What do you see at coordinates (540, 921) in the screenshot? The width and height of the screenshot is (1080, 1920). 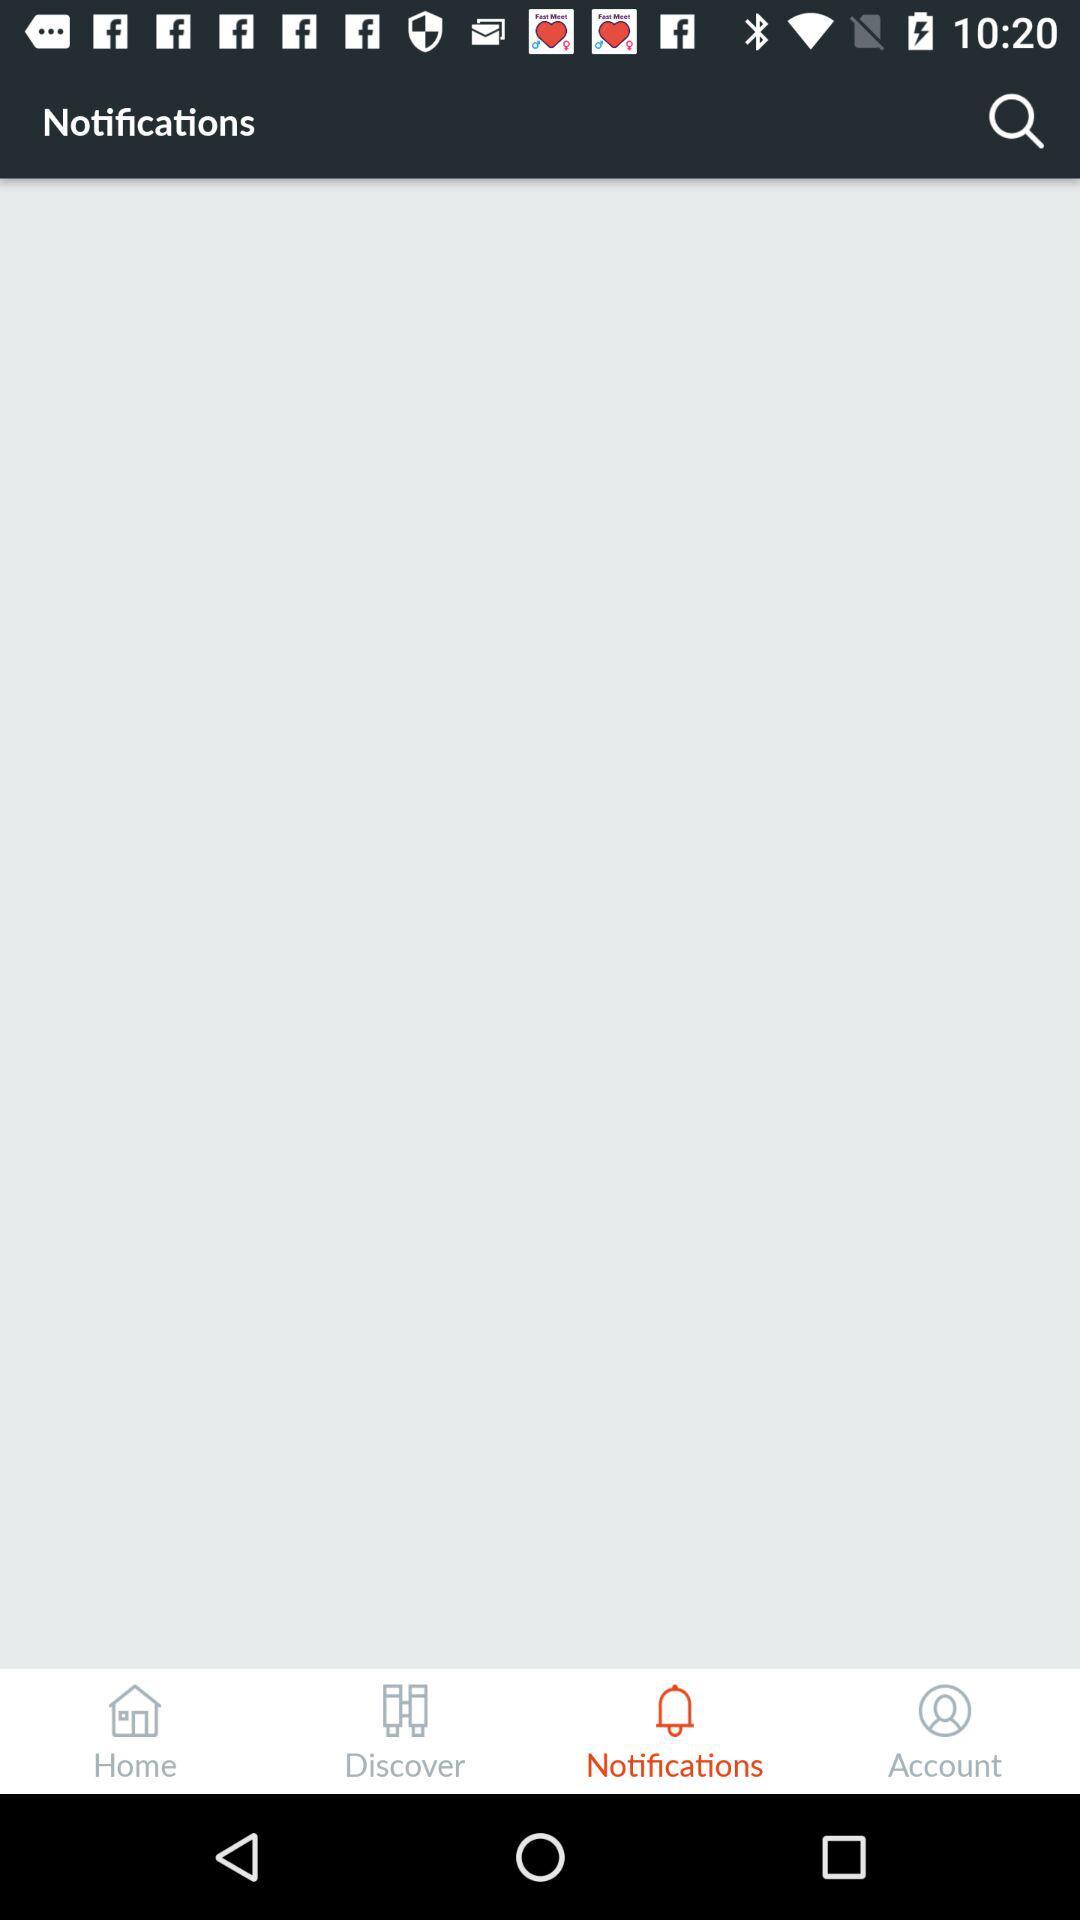 I see `icon at the center` at bounding box center [540, 921].